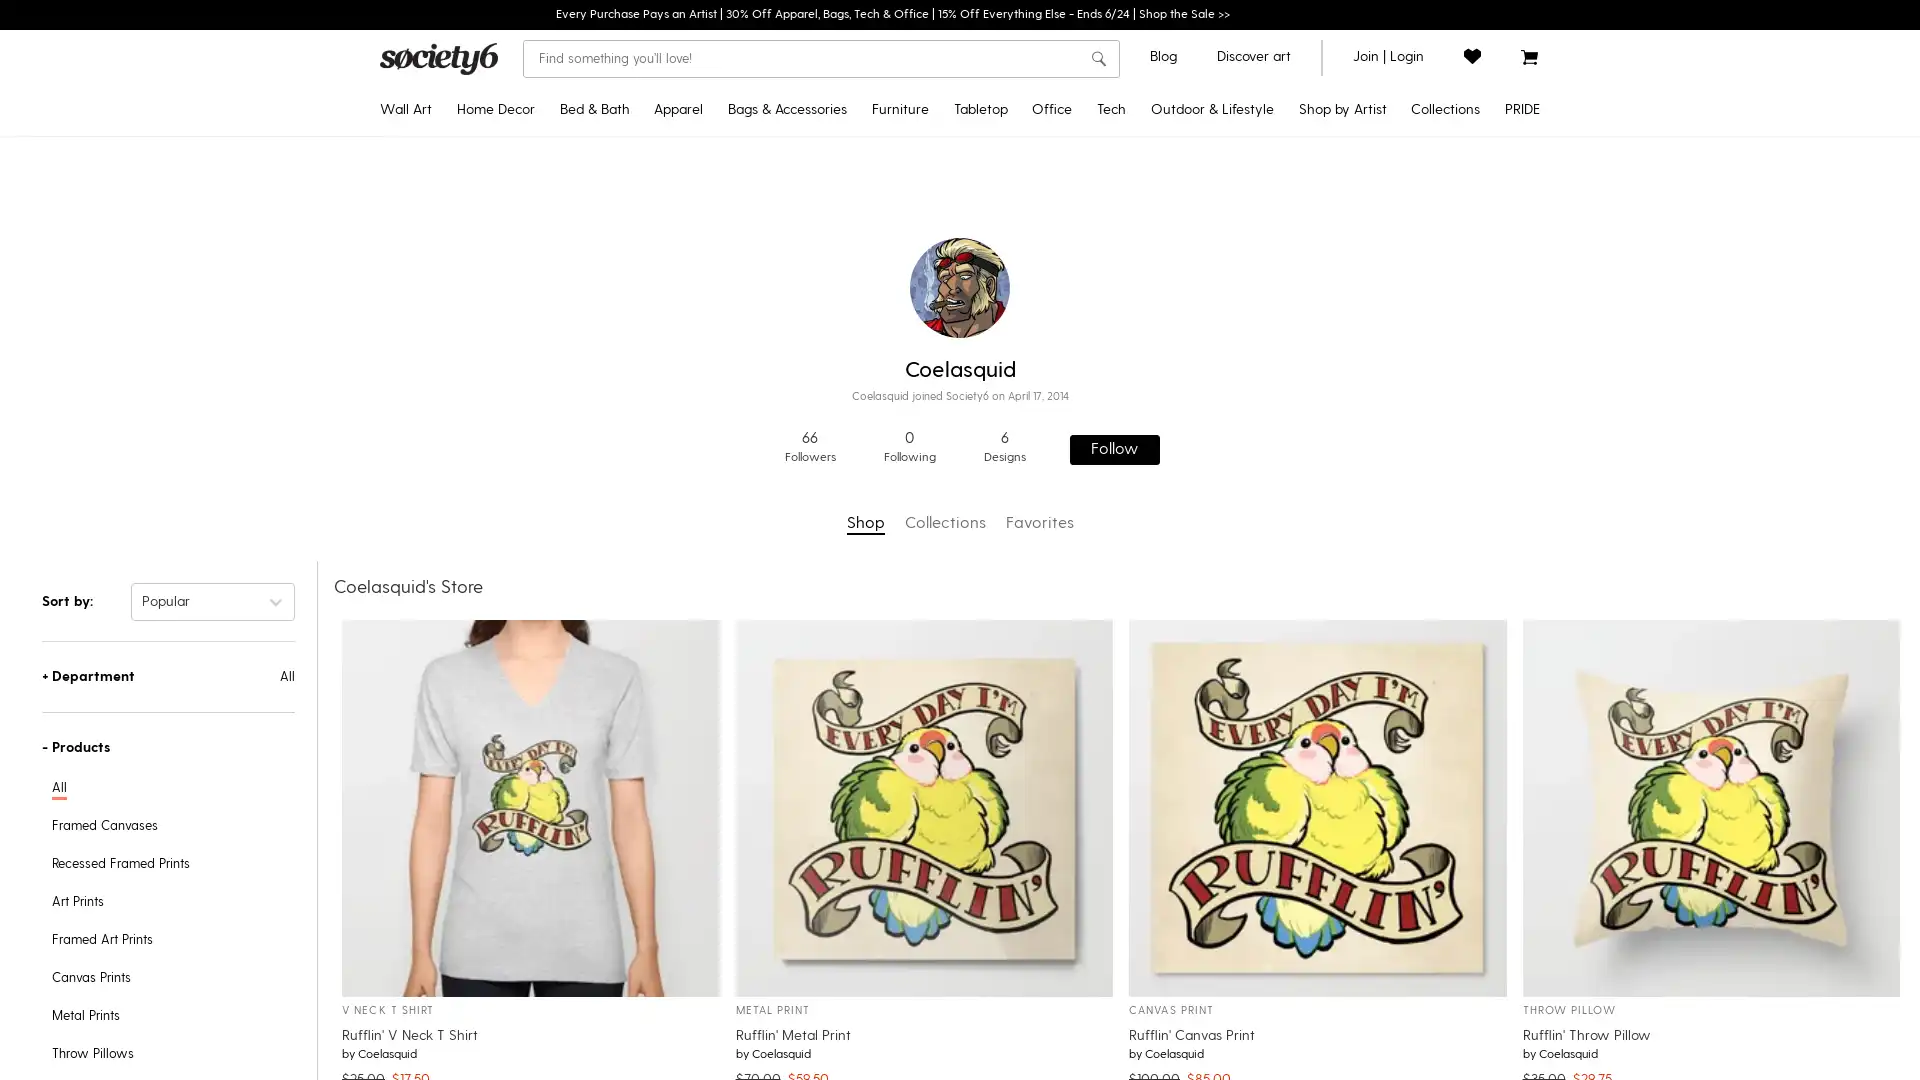 This screenshot has height=1080, width=1920. Describe the element at coordinates (405, 110) in the screenshot. I see `Wall Art` at that location.